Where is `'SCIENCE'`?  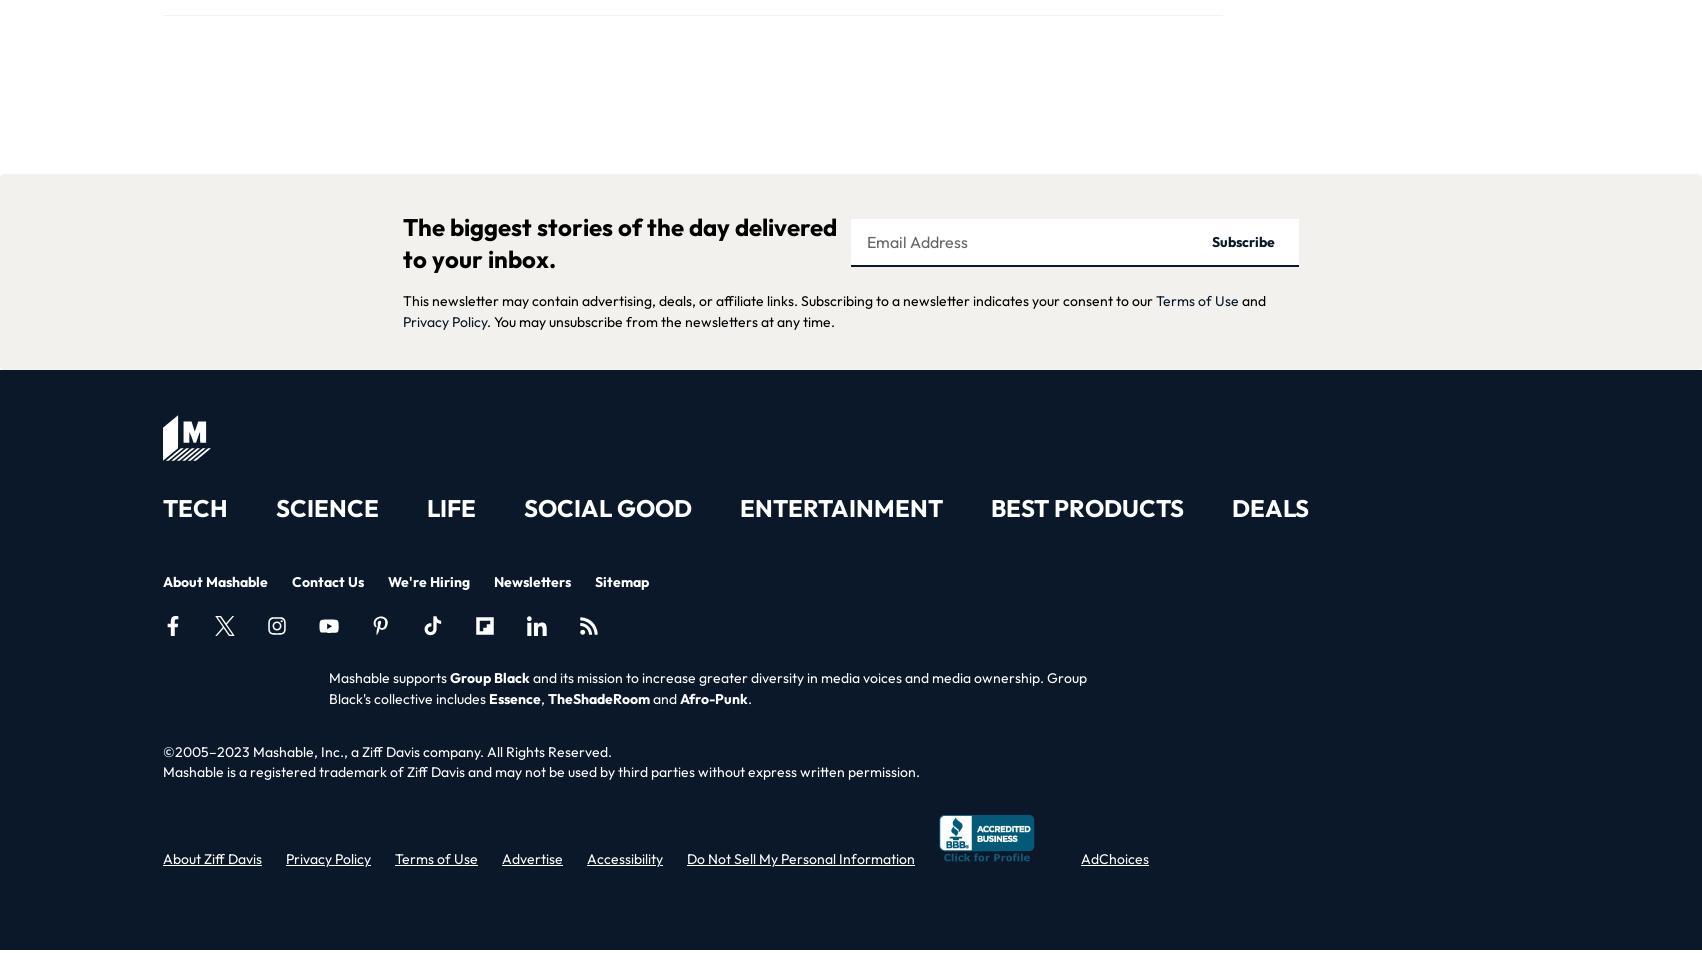
'SCIENCE' is located at coordinates (327, 508).